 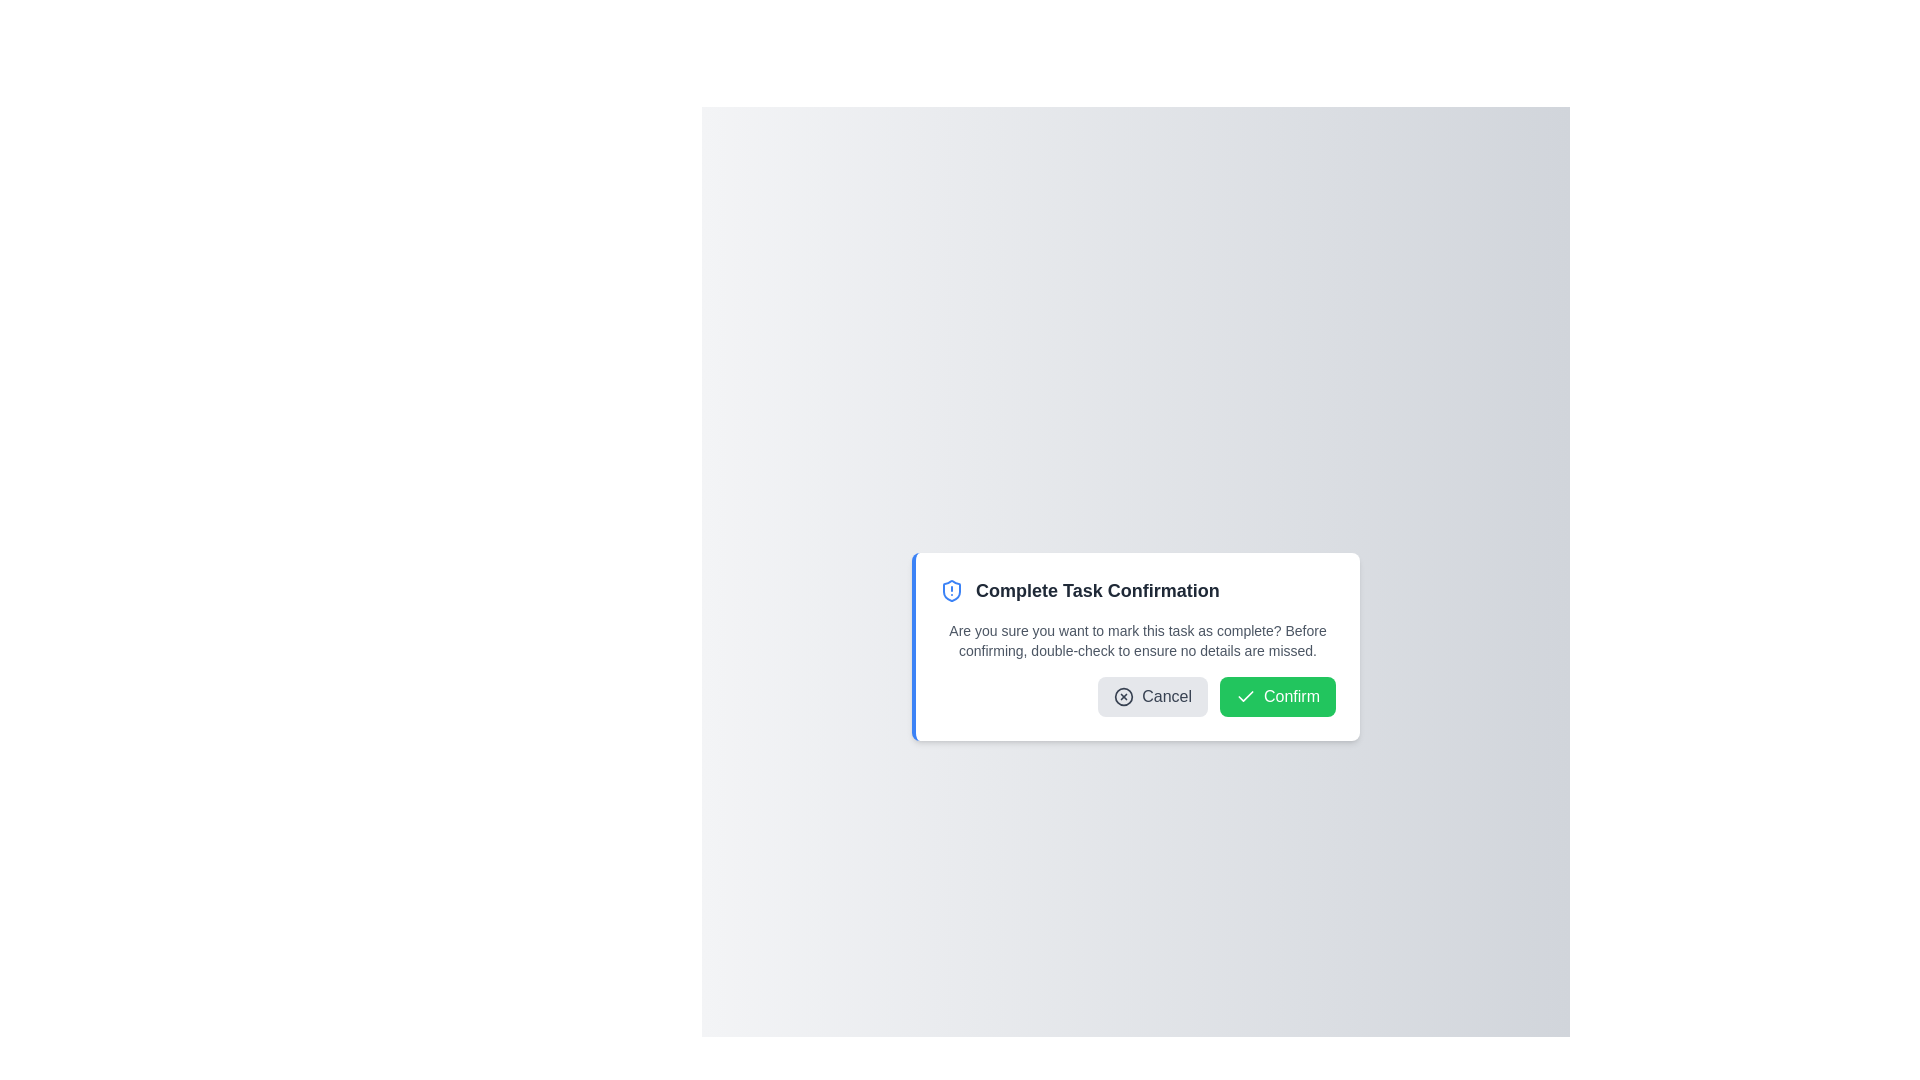 I want to click on the primary body of the blue-tinted shield icon located in the top-left section of the confirmation modal, so click(x=950, y=589).